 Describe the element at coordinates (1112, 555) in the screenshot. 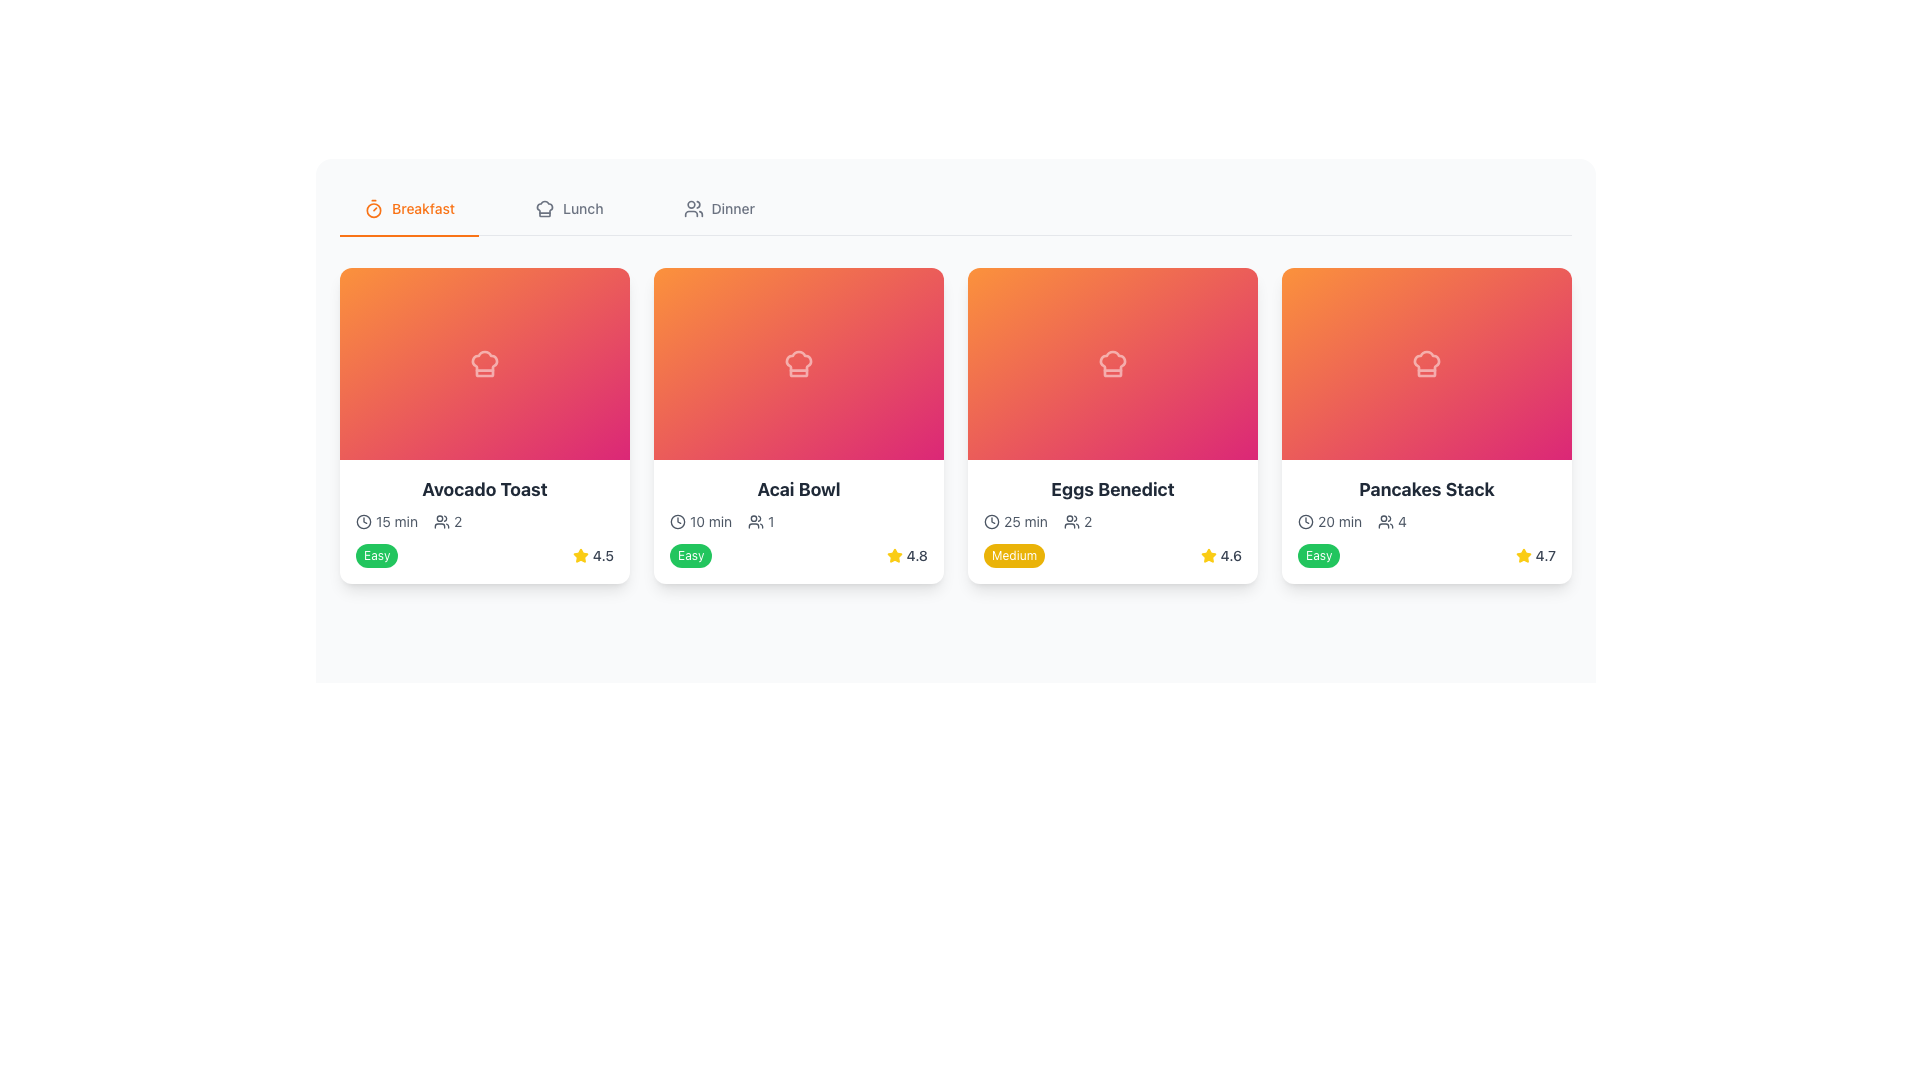

I see `the difficulty level and rating element on the 'Eggs Benedict' recipe card, which displays a 'Medium' difficulty and a rating of 4.6 stars, located in the bottom section of the card` at that location.